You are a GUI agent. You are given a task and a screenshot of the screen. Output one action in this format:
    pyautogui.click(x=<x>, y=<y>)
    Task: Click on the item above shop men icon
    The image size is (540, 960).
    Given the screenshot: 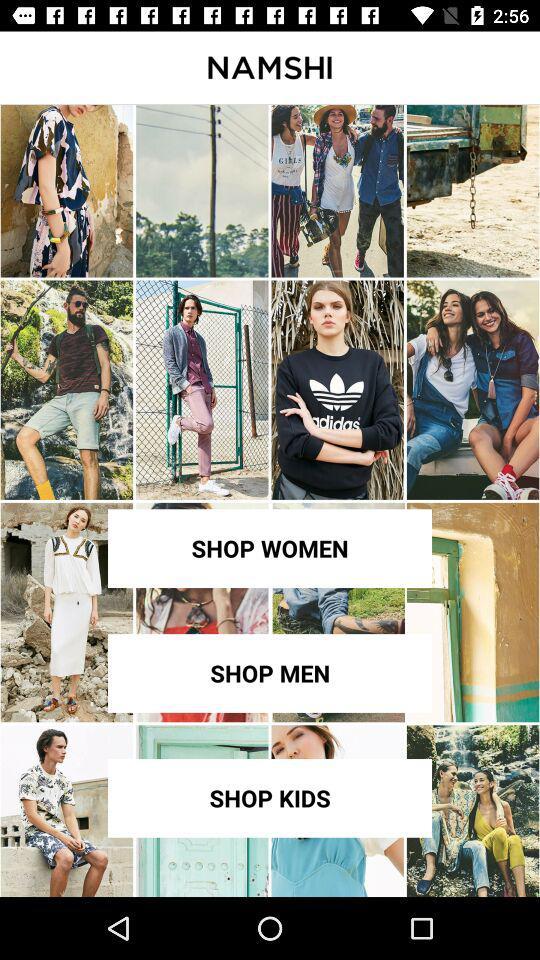 What is the action you would take?
    pyautogui.click(x=270, y=548)
    